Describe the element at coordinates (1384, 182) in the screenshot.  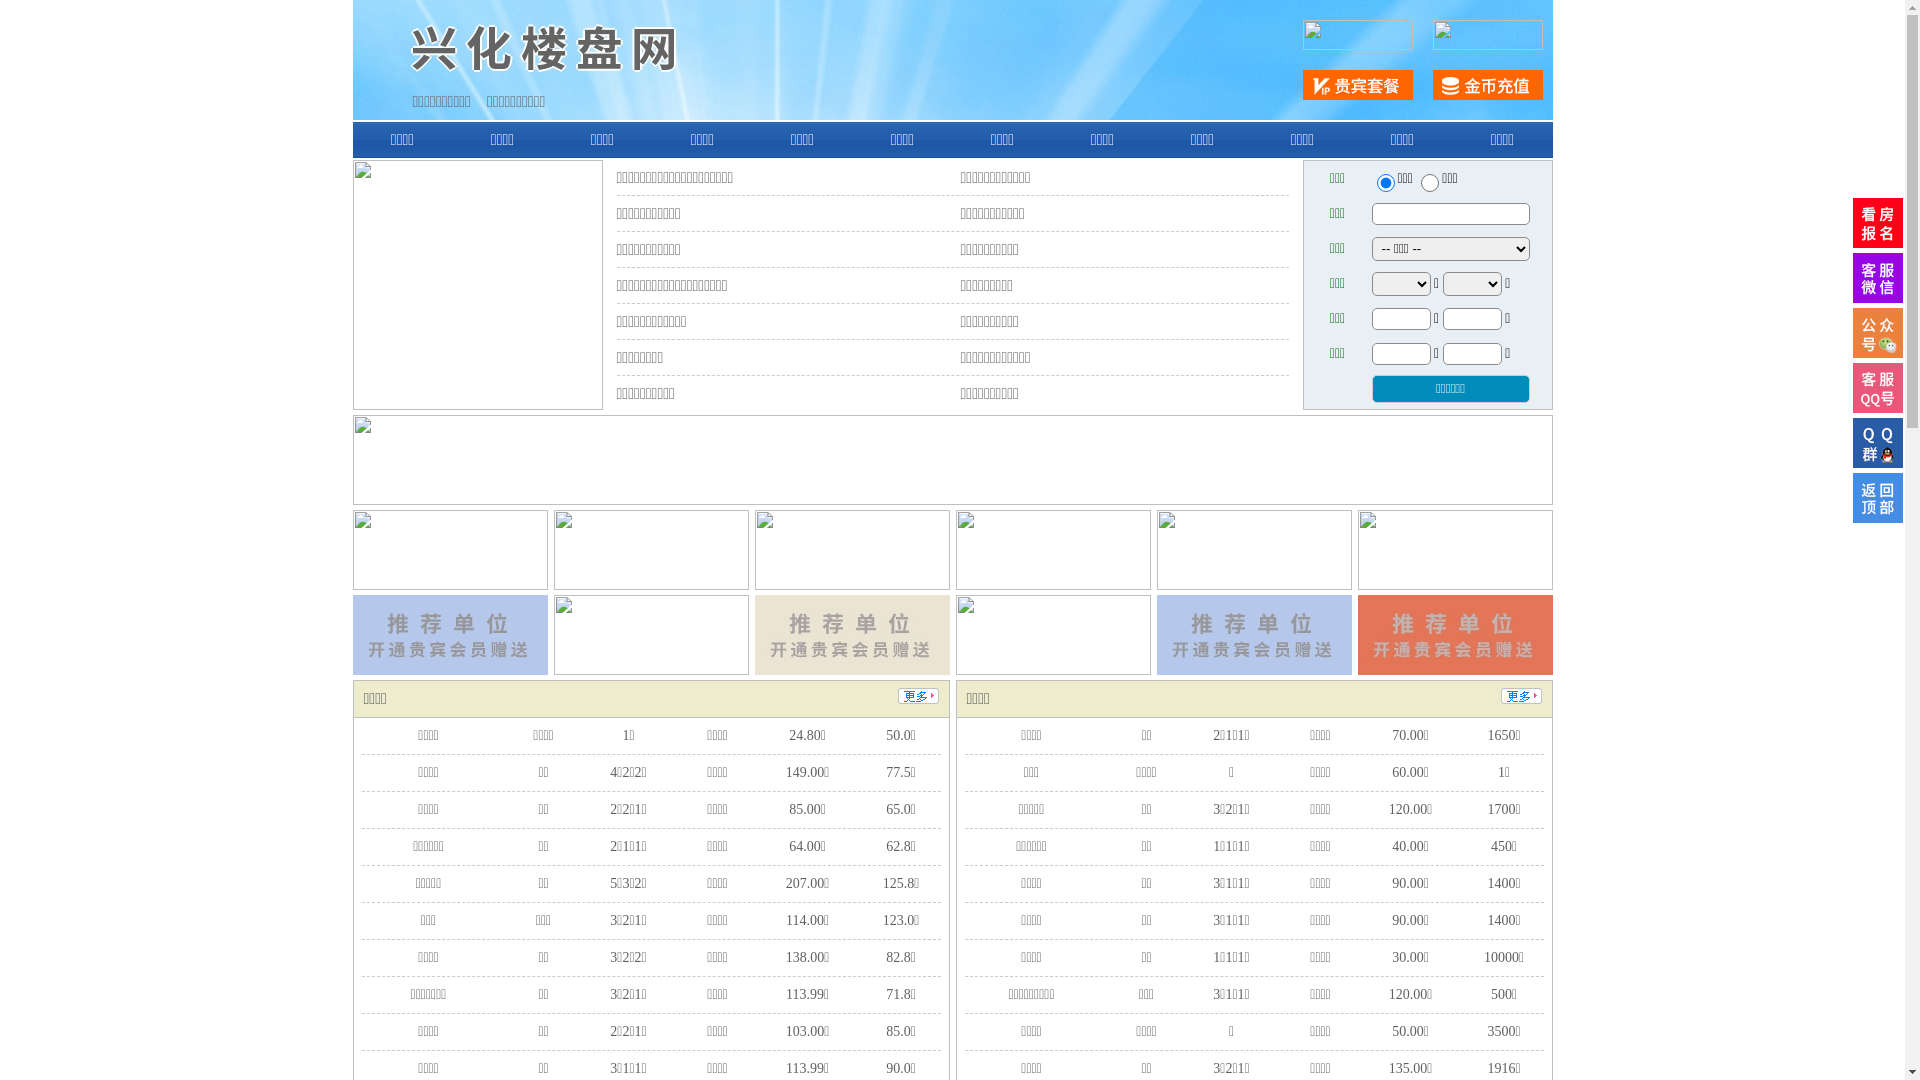
I see `'ershou'` at that location.